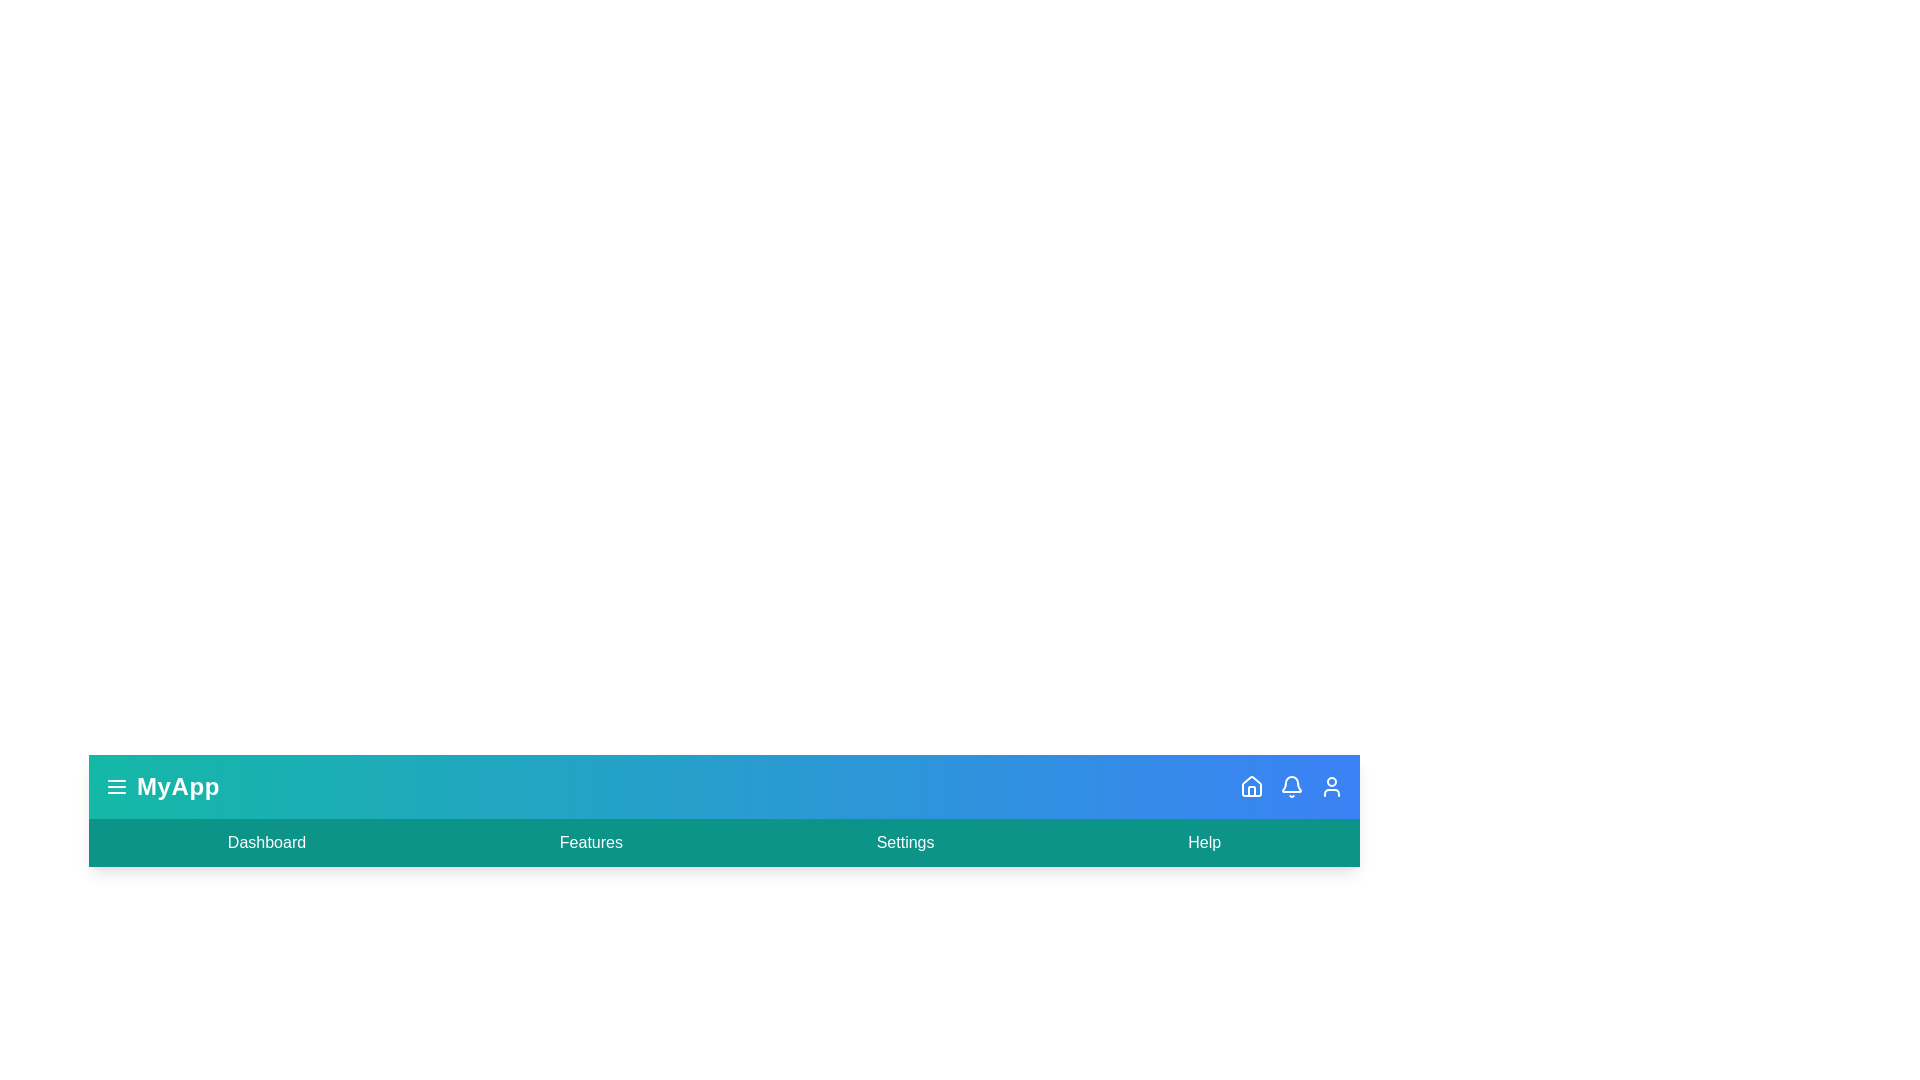 This screenshot has width=1920, height=1080. What do you see at coordinates (589, 843) in the screenshot?
I see `the 'Features' button in the navigation bar to navigate to the Features section` at bounding box center [589, 843].